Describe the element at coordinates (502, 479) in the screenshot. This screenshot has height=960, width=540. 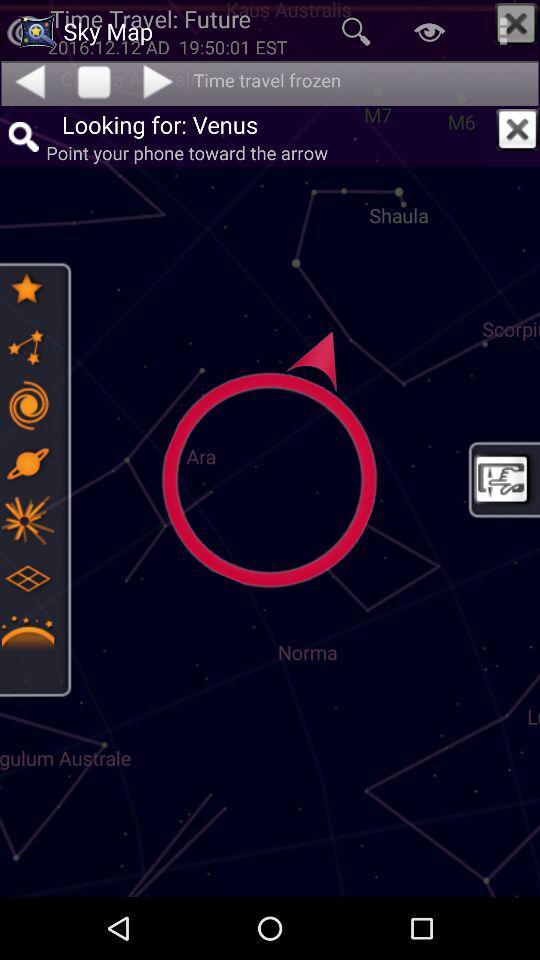
I see `the wallpaper icon` at that location.